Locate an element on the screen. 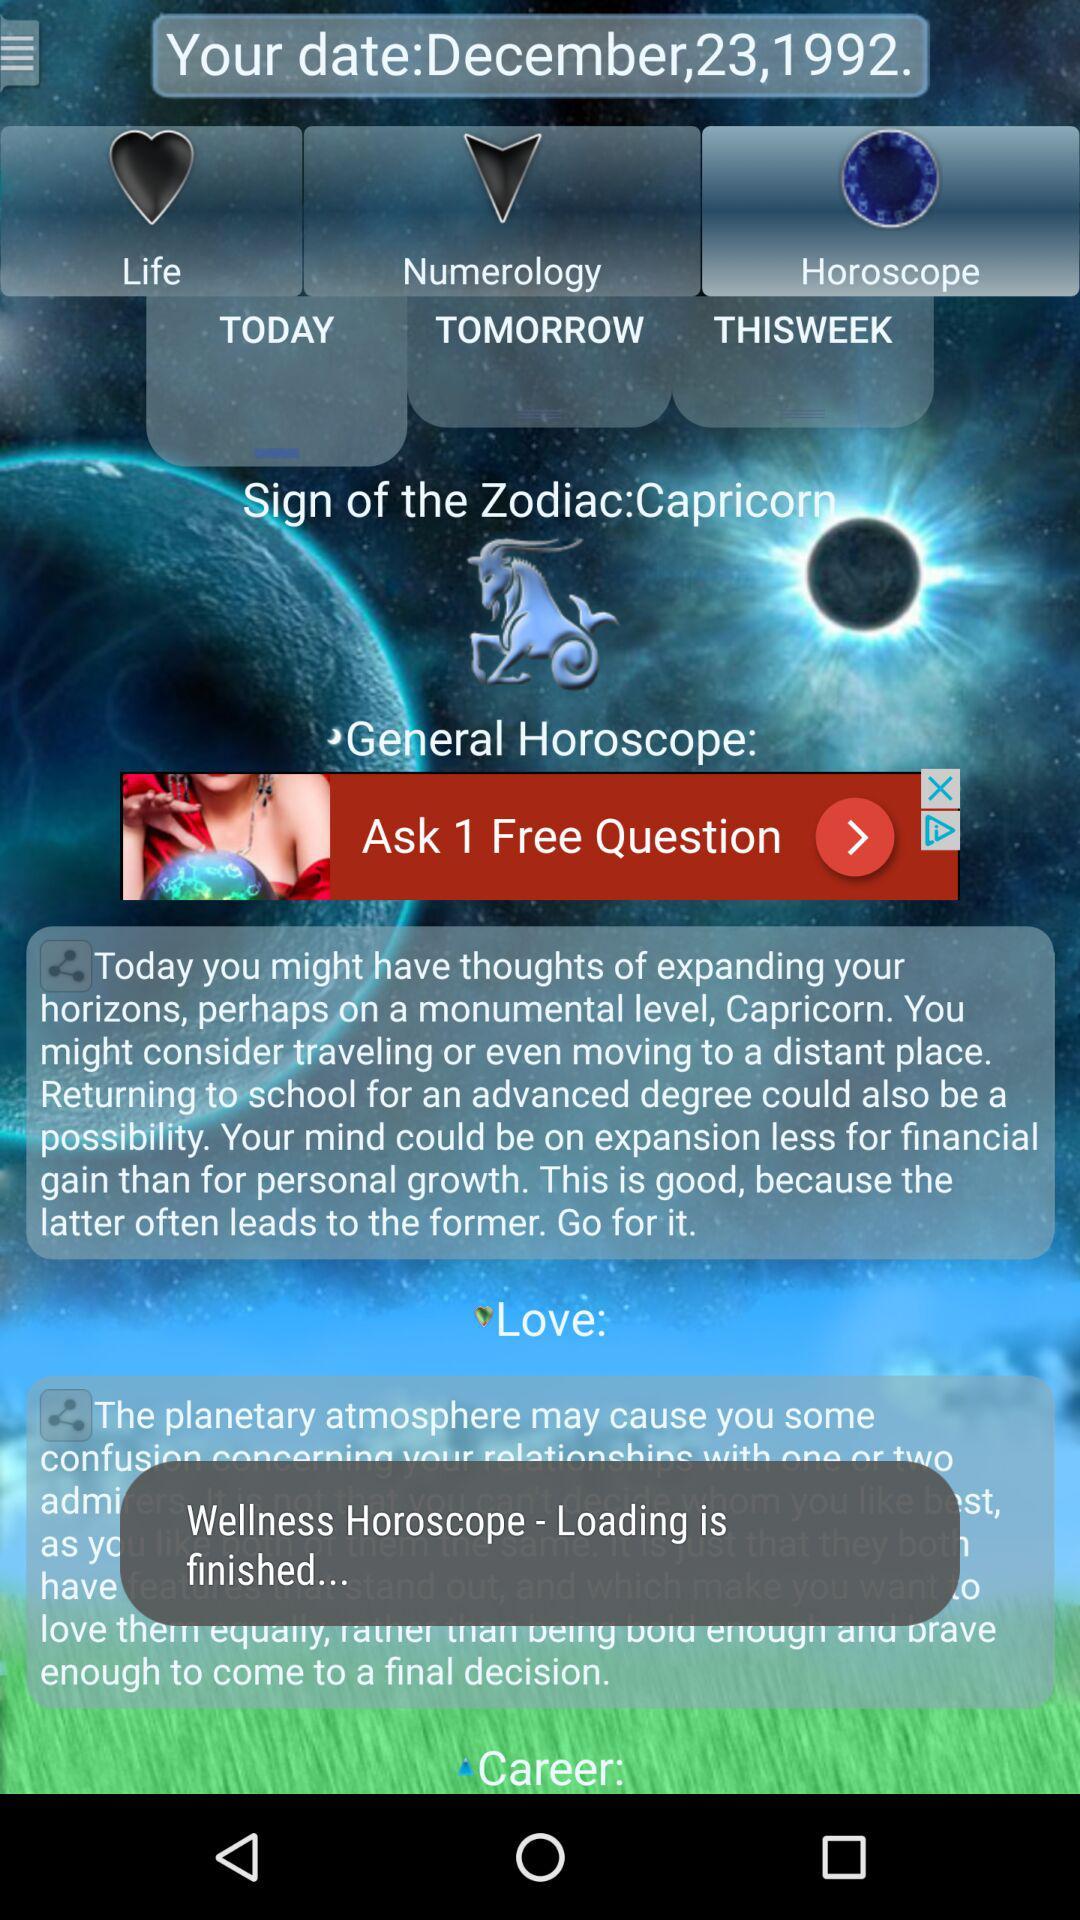  ask i free question is located at coordinates (540, 834).